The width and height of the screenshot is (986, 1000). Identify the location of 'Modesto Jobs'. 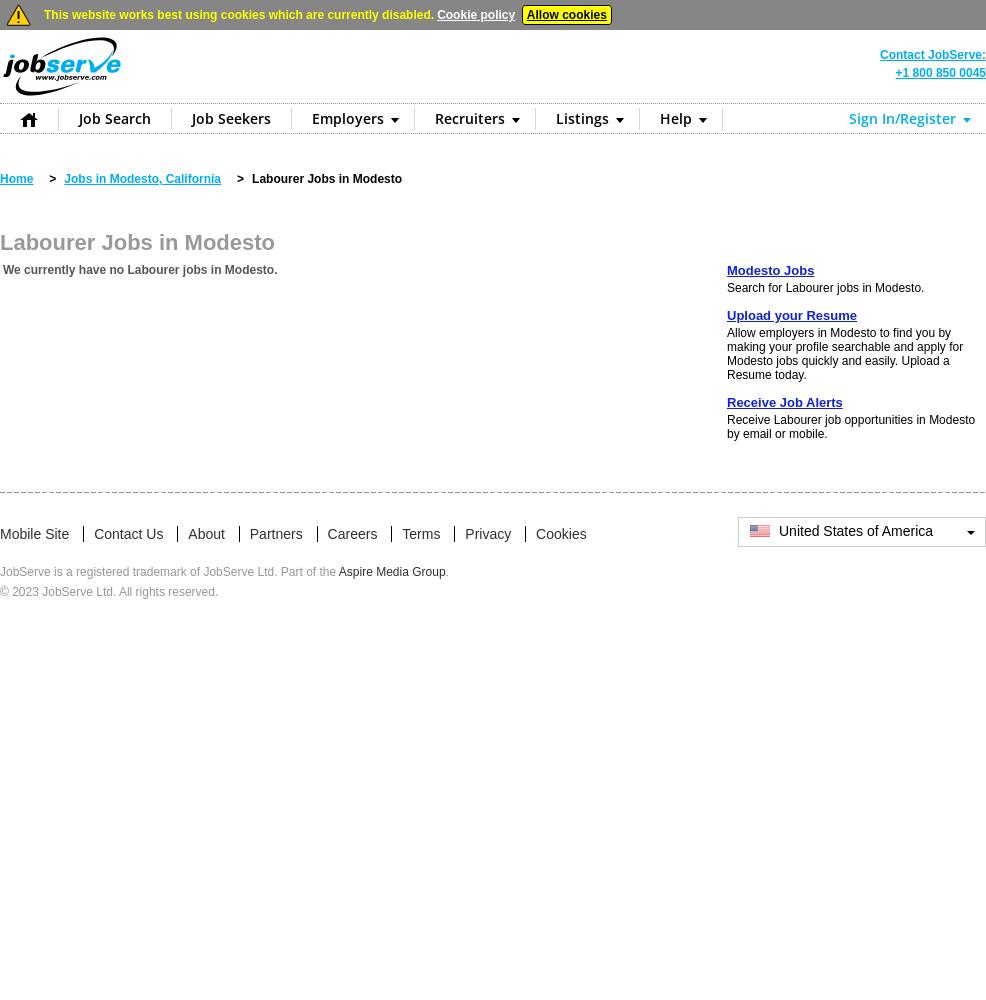
(725, 270).